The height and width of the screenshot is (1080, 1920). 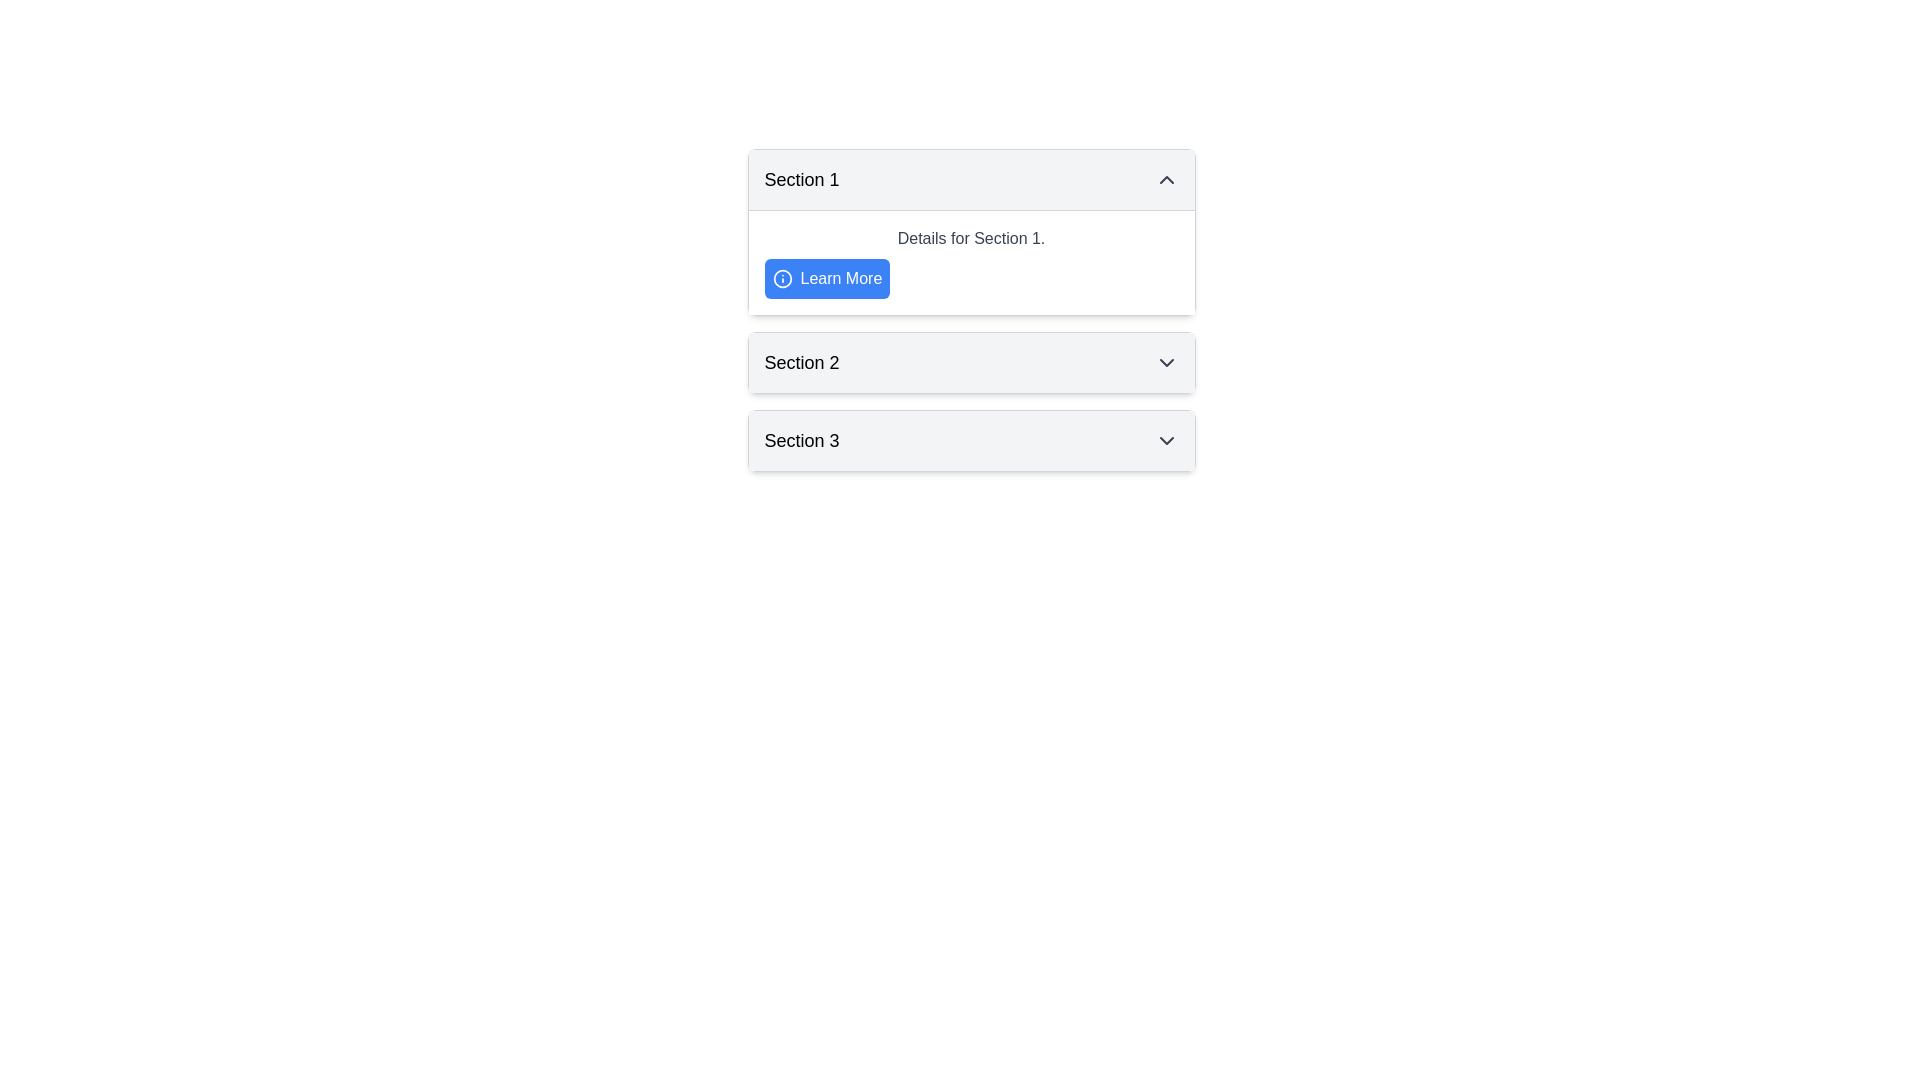 What do you see at coordinates (1166, 180) in the screenshot?
I see `the upward-pointing chevron icon in the header of the 'Section 1' expandable panel` at bounding box center [1166, 180].